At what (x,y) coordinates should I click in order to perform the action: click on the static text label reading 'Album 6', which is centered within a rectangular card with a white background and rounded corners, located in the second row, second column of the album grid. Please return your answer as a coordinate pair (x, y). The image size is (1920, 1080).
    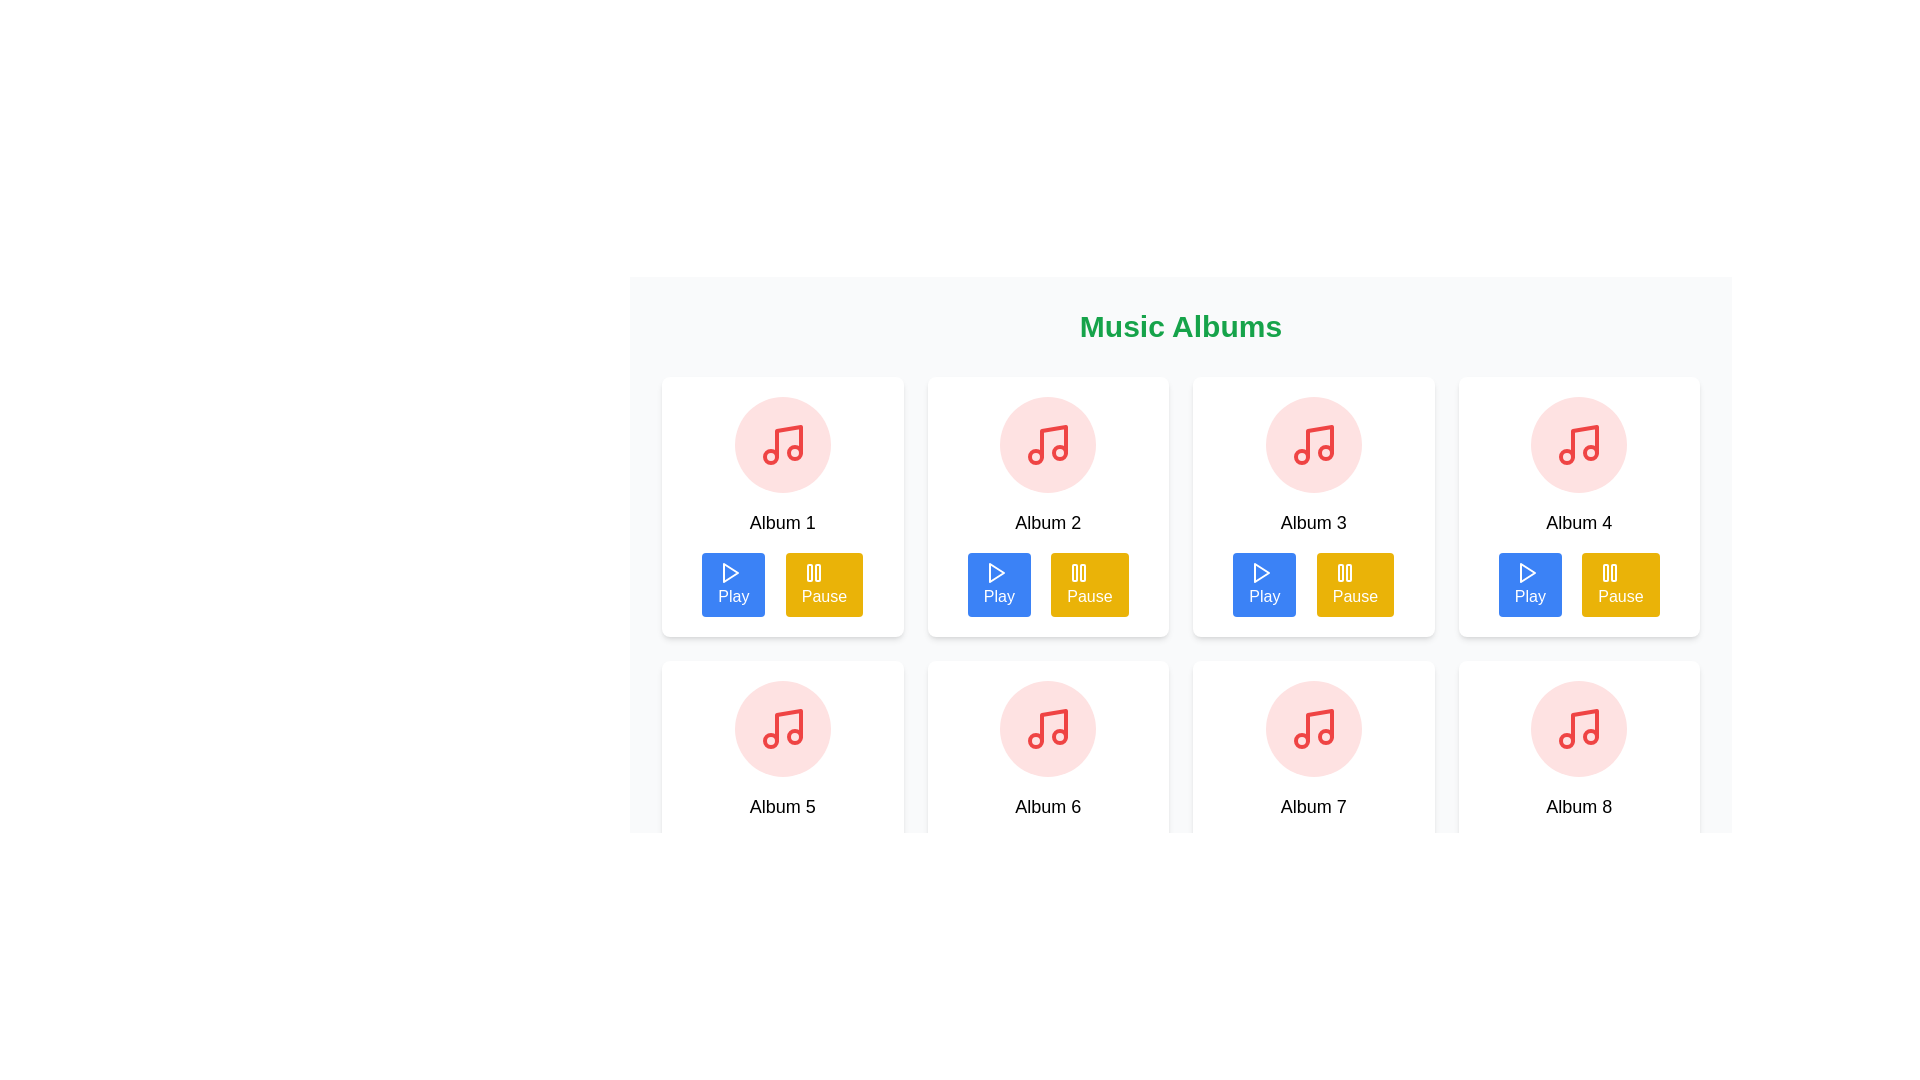
    Looking at the image, I should click on (1047, 805).